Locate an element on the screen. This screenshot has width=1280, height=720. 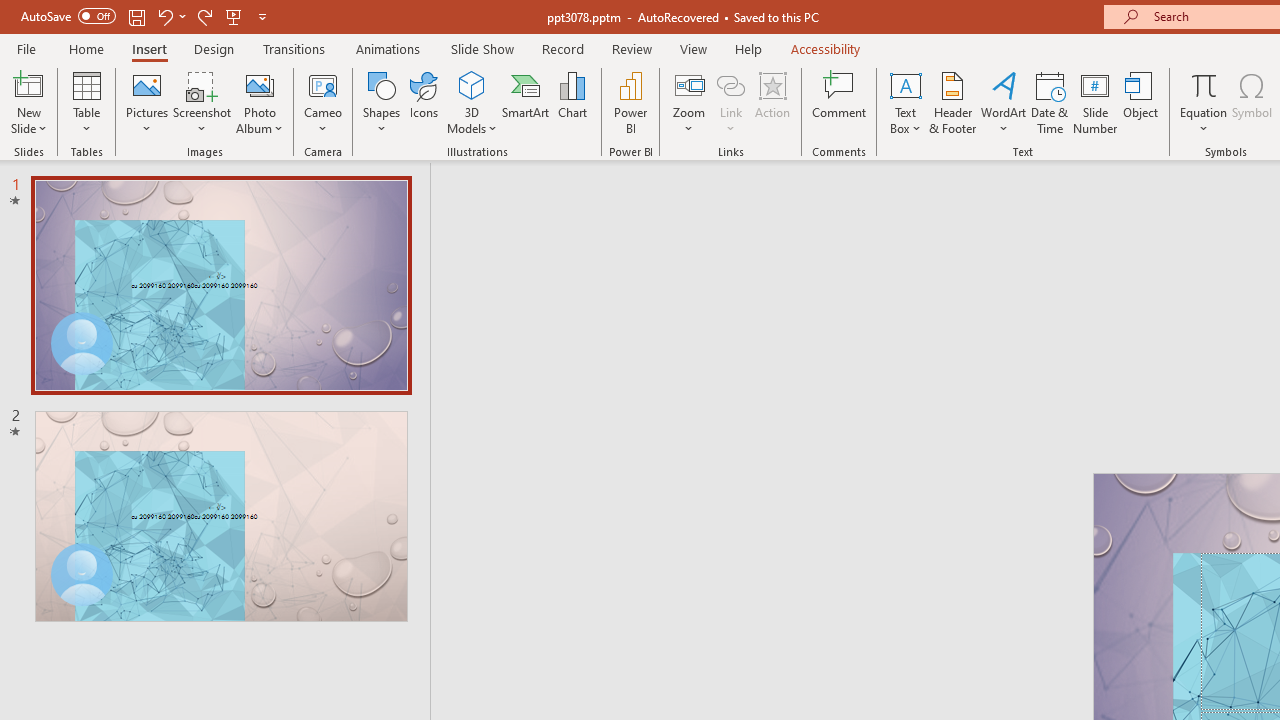
'Photo Album...' is located at coordinates (258, 103).